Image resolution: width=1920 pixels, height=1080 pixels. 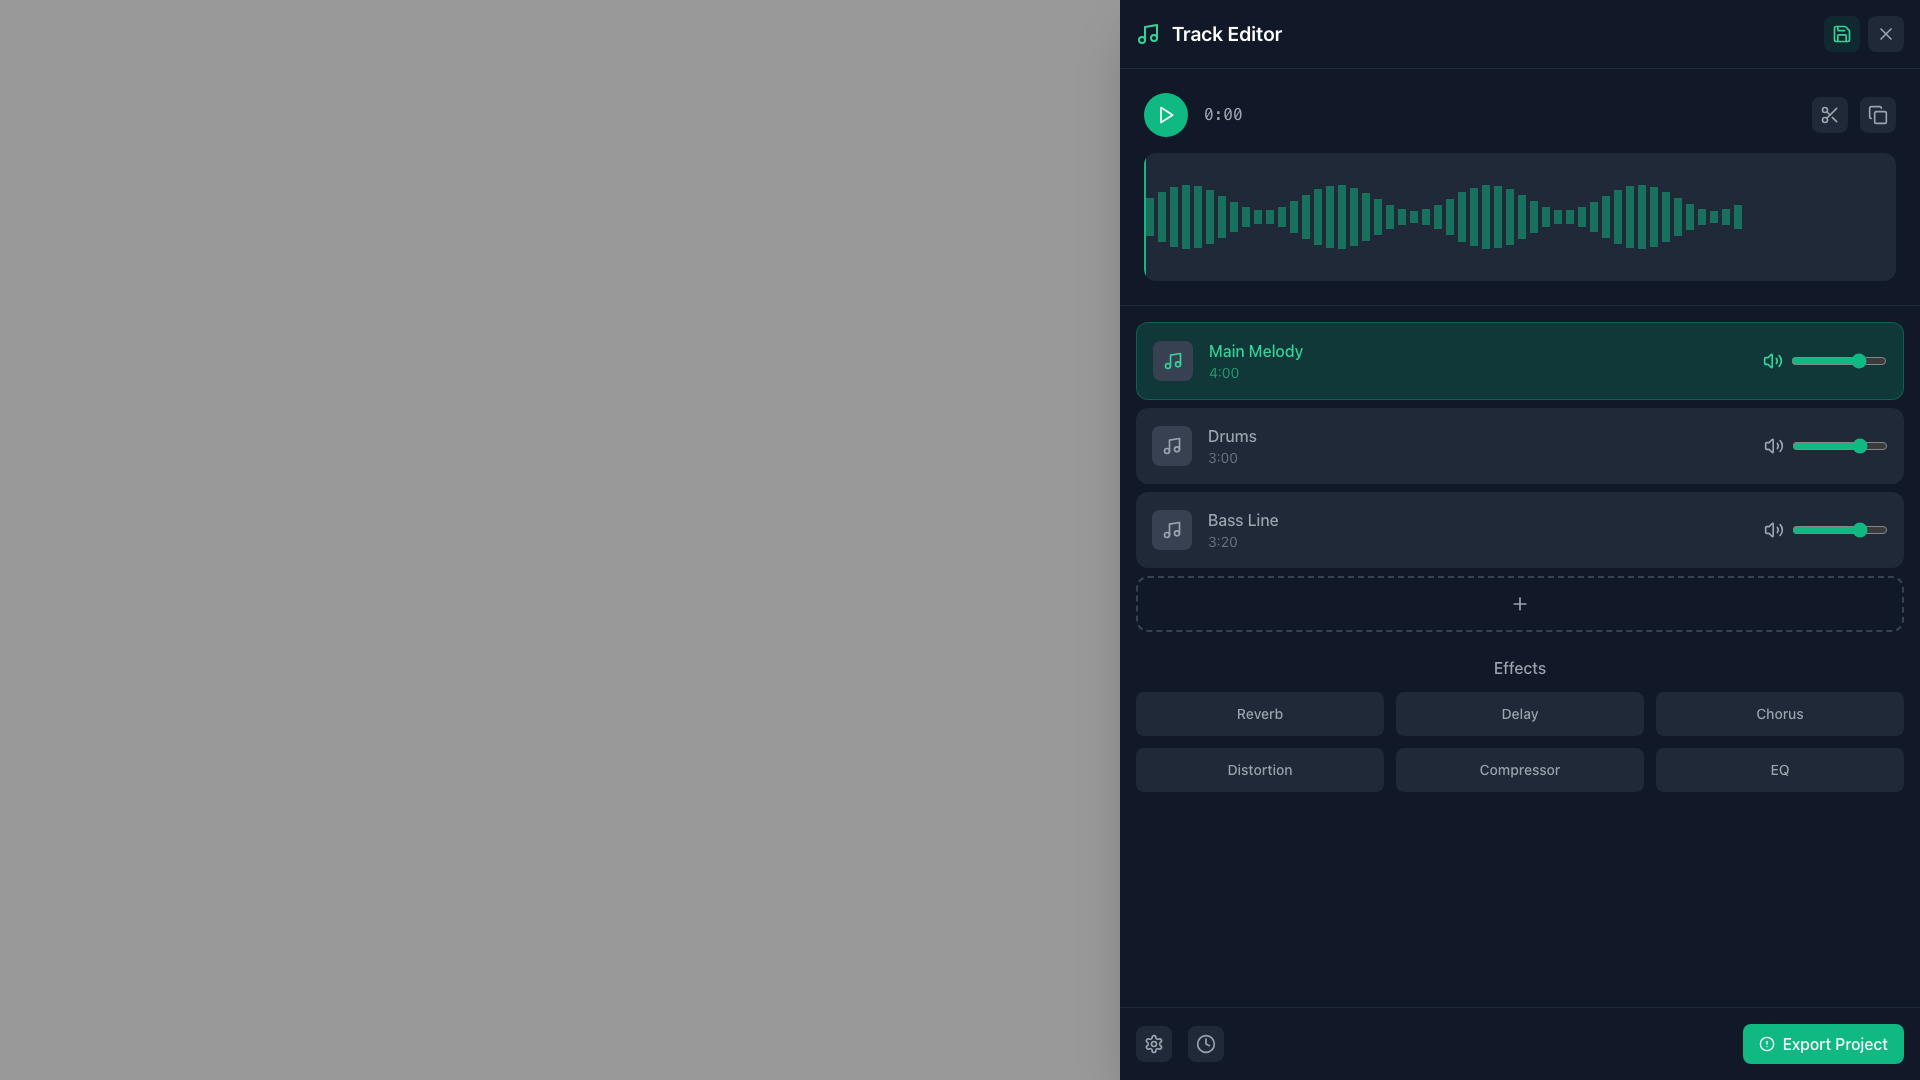 What do you see at coordinates (1780, 712) in the screenshot?
I see `the 'Chorus' effect button, the third button in the first row of the grid layout in the 'Effects' section, to observe visual changes` at bounding box center [1780, 712].